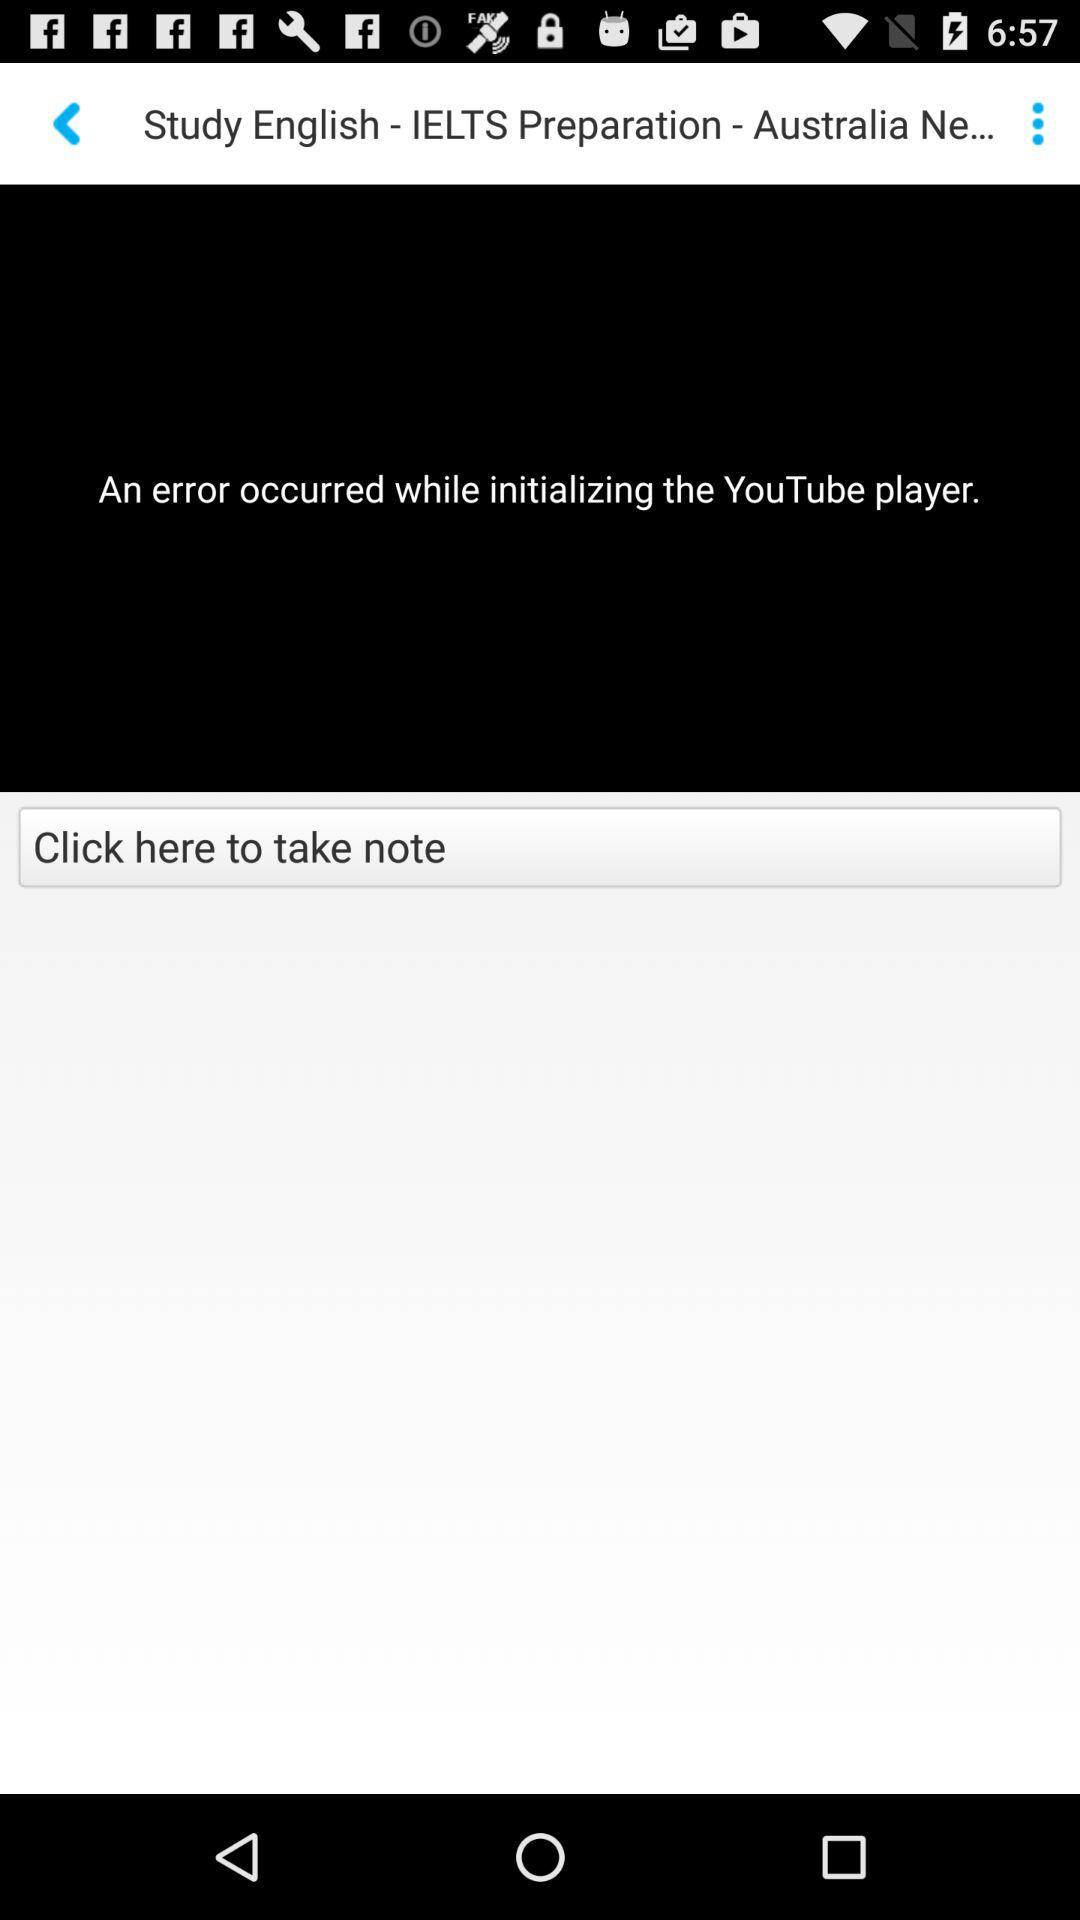  What do you see at coordinates (68, 122) in the screenshot?
I see `go back` at bounding box center [68, 122].